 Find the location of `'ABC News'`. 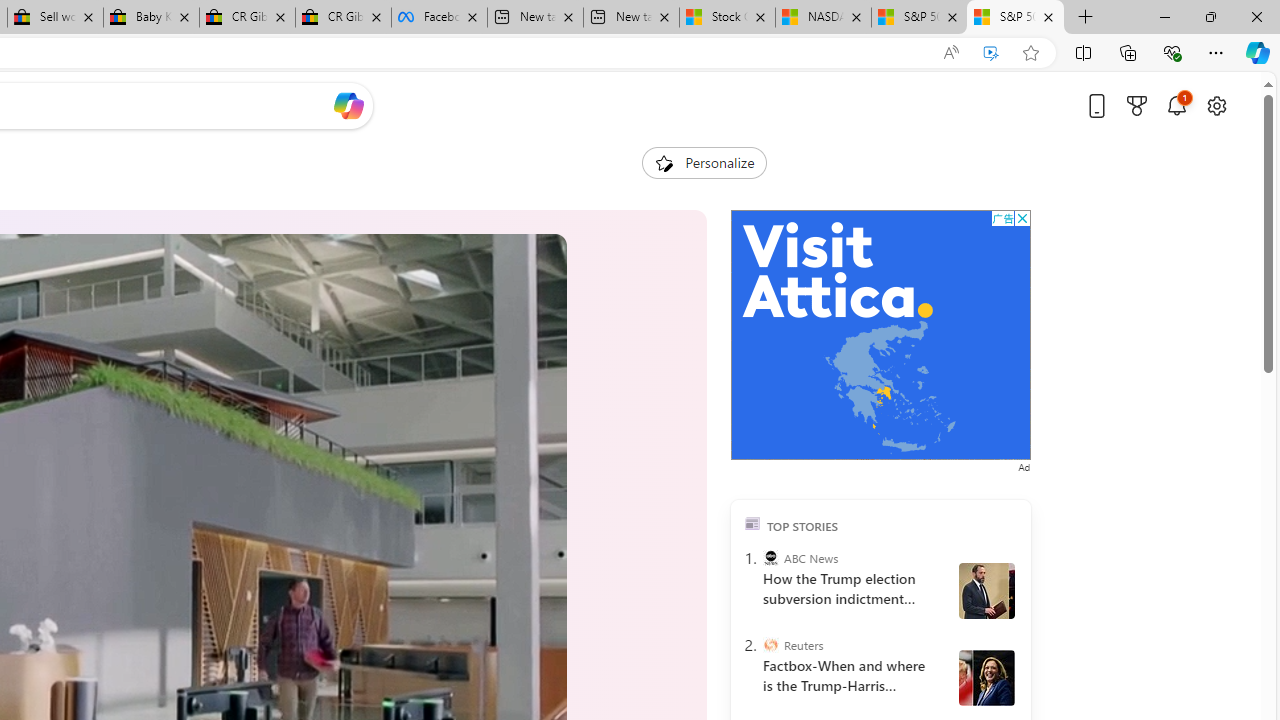

'ABC News' is located at coordinates (769, 558).